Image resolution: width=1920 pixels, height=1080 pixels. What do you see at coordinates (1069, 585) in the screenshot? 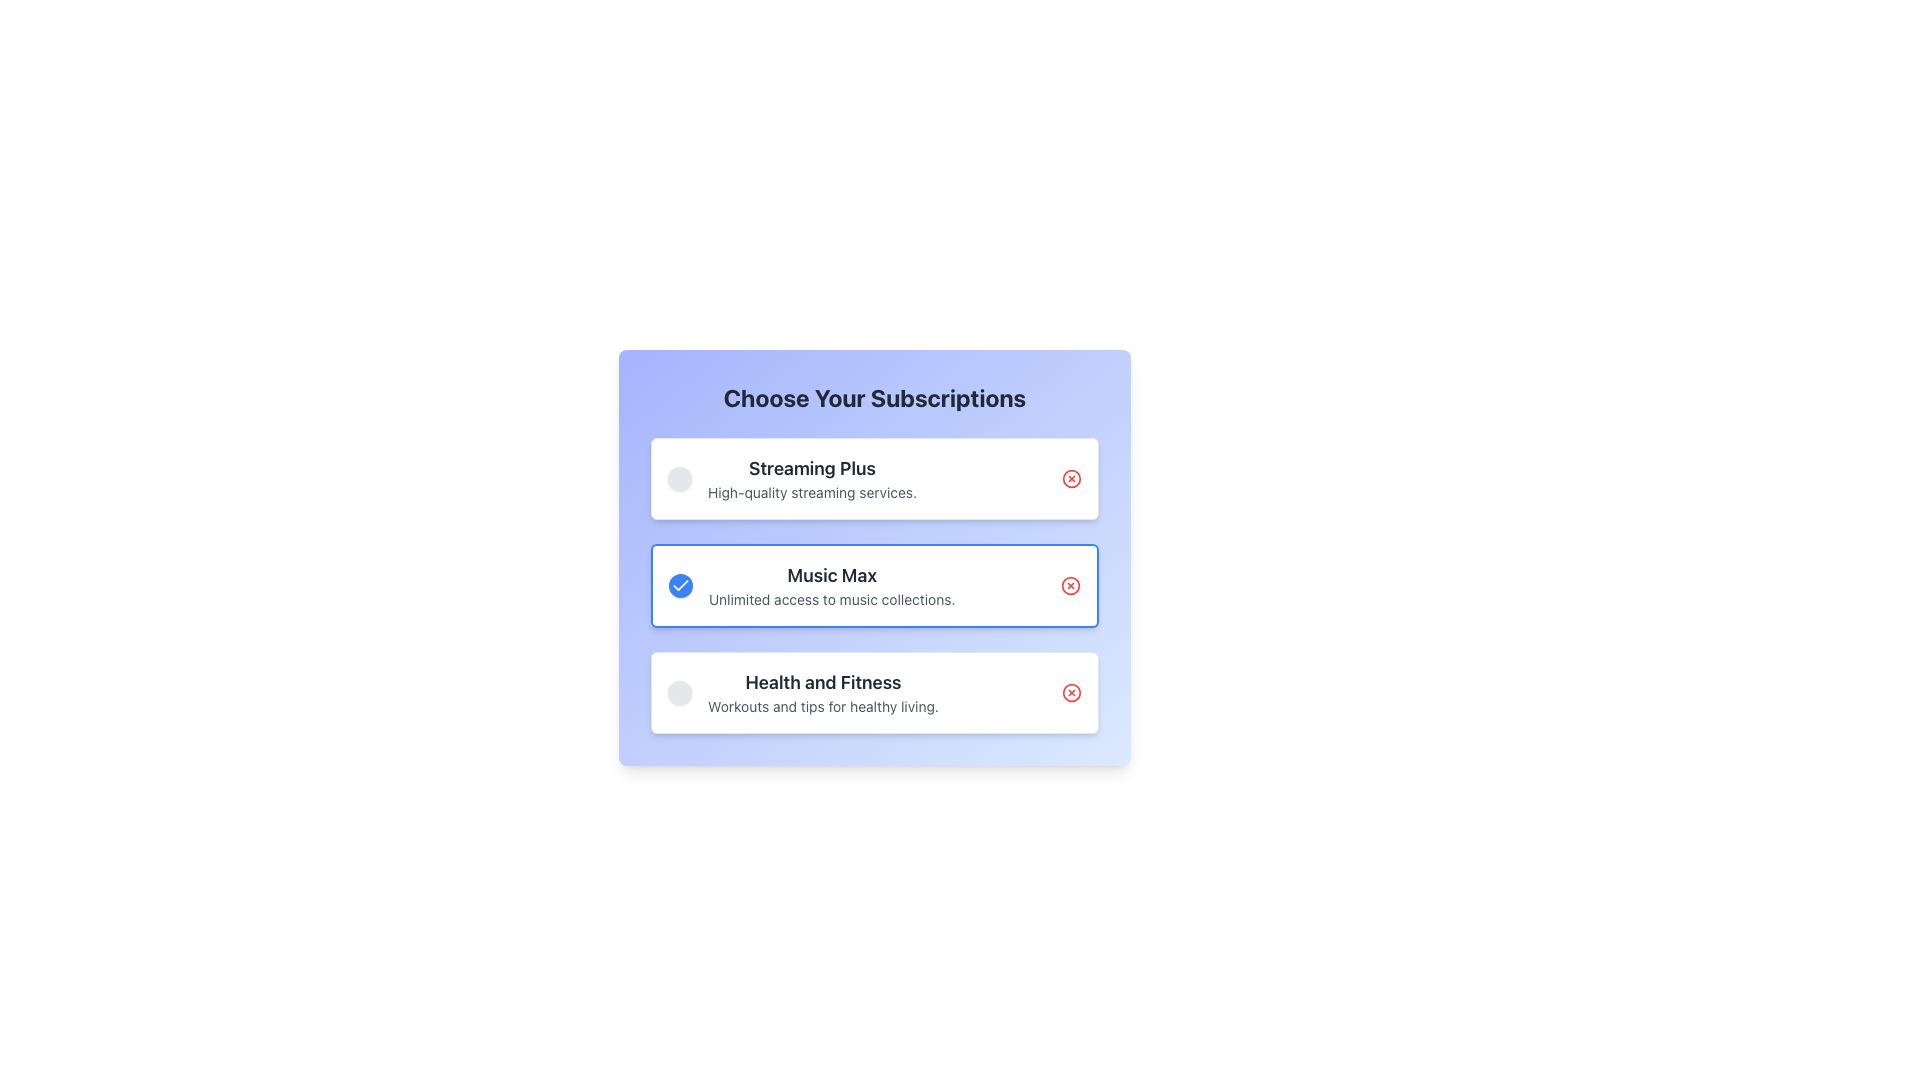
I see `the cancel button for the 'Music Max' subscription option` at bounding box center [1069, 585].